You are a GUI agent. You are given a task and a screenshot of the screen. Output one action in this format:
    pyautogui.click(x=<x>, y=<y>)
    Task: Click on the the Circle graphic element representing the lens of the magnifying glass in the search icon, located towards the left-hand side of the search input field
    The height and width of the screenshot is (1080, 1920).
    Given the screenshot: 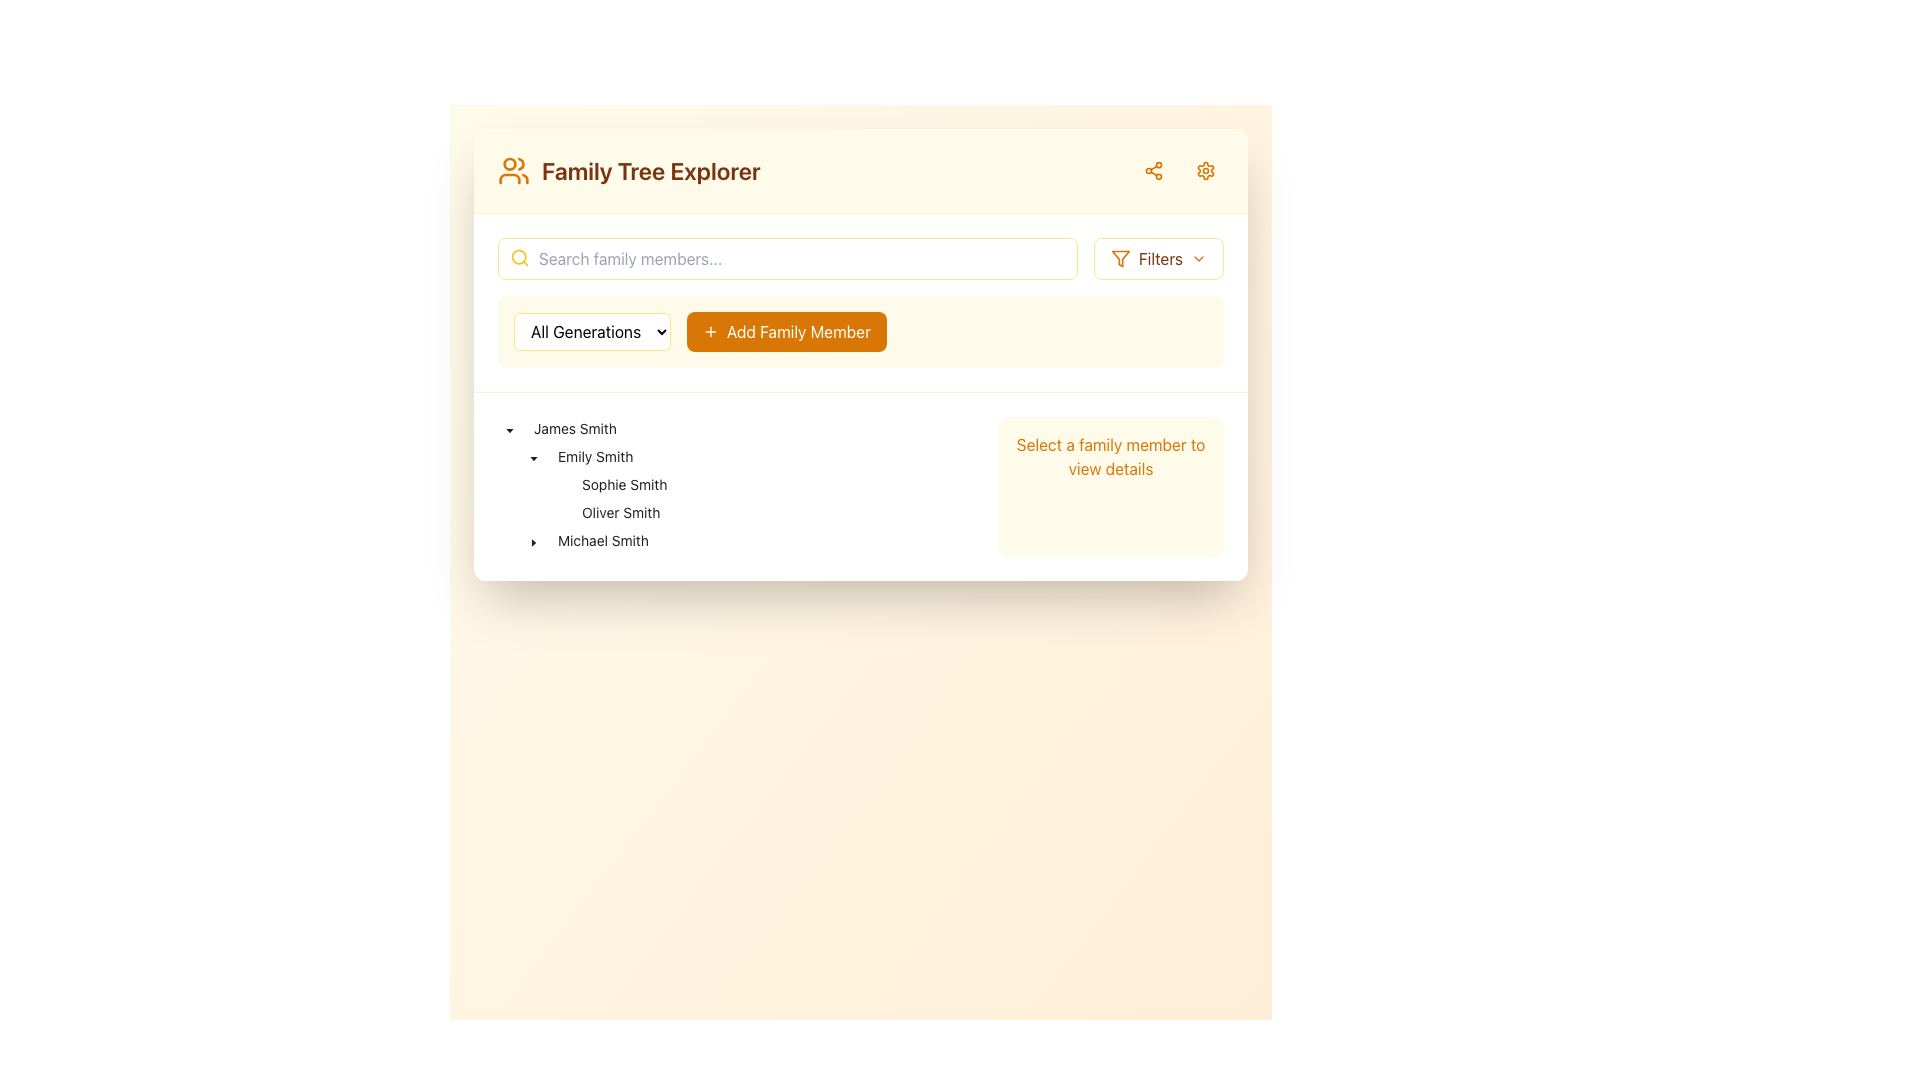 What is the action you would take?
    pyautogui.click(x=519, y=256)
    